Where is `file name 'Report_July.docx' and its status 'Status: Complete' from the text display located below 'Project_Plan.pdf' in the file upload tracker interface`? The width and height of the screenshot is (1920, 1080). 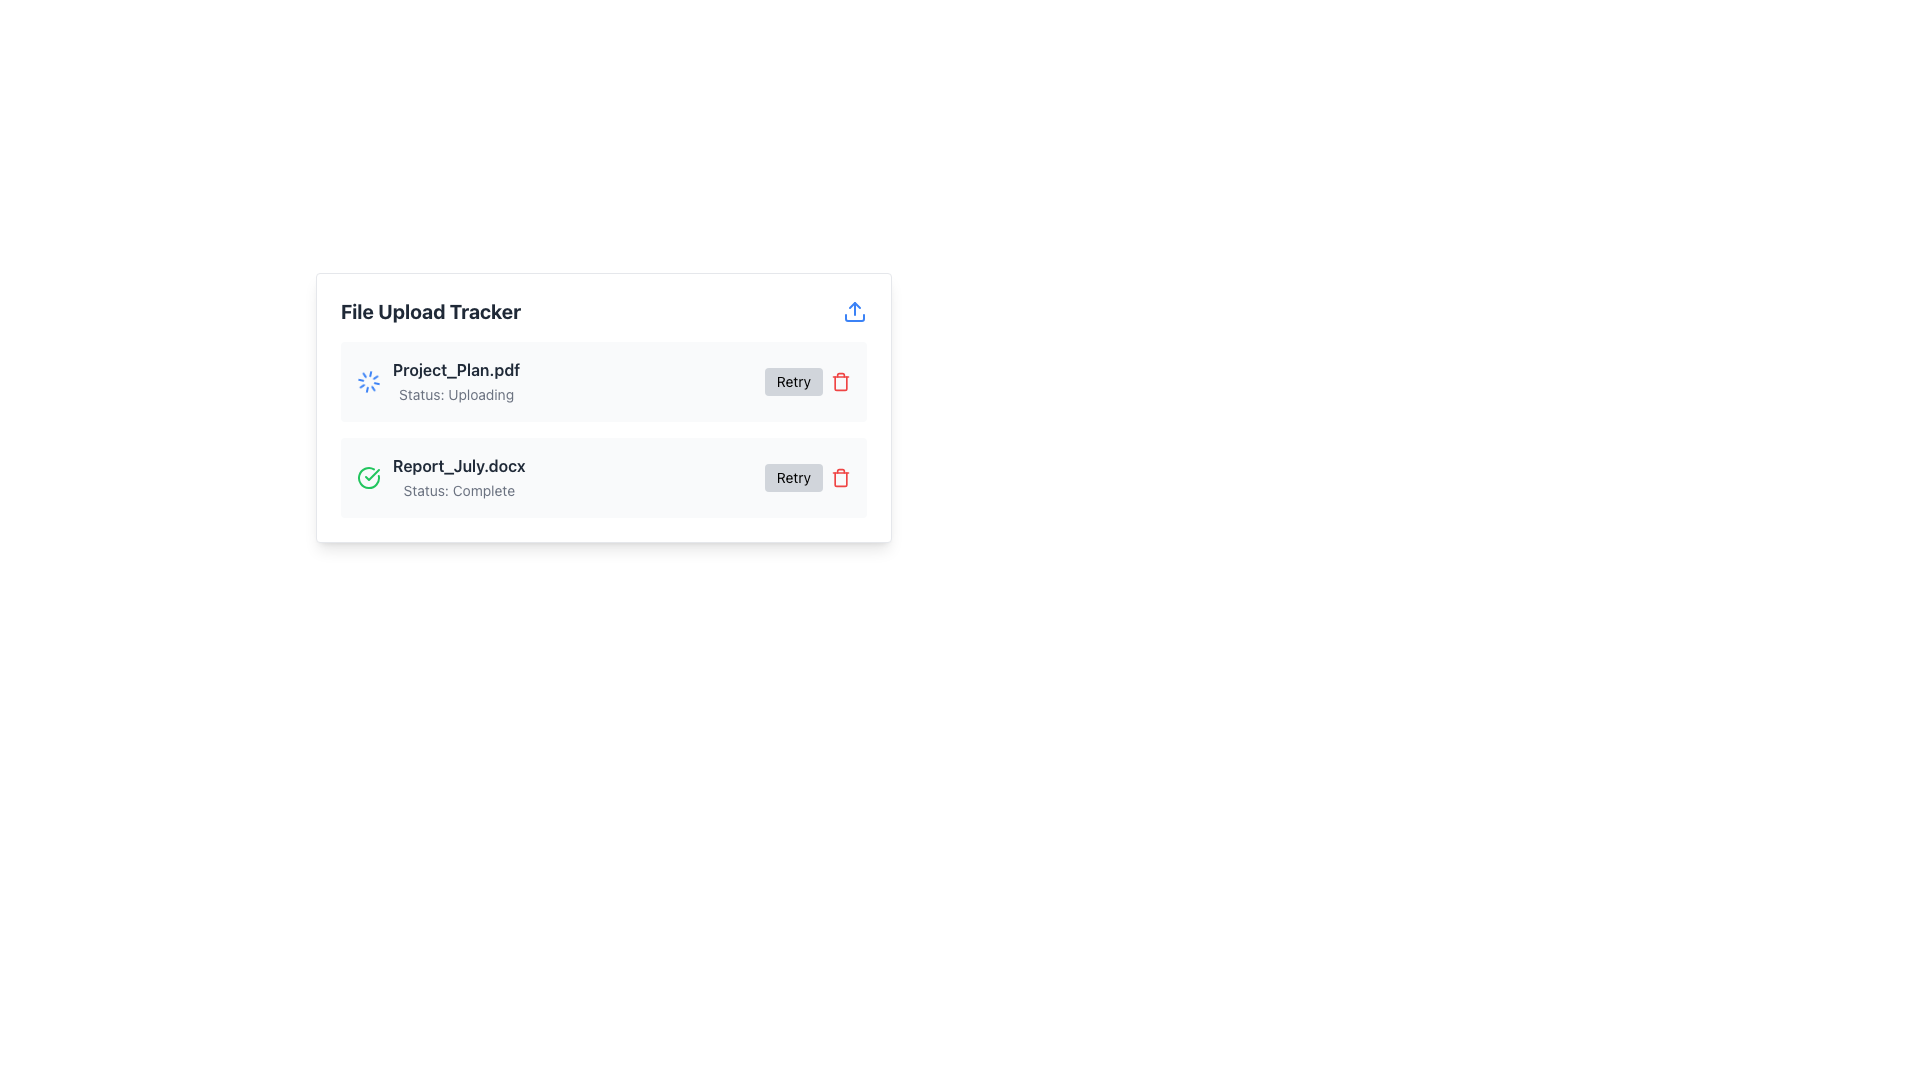 file name 'Report_July.docx' and its status 'Status: Complete' from the text display located below 'Project_Plan.pdf' in the file upload tracker interface is located at coordinates (458, 478).